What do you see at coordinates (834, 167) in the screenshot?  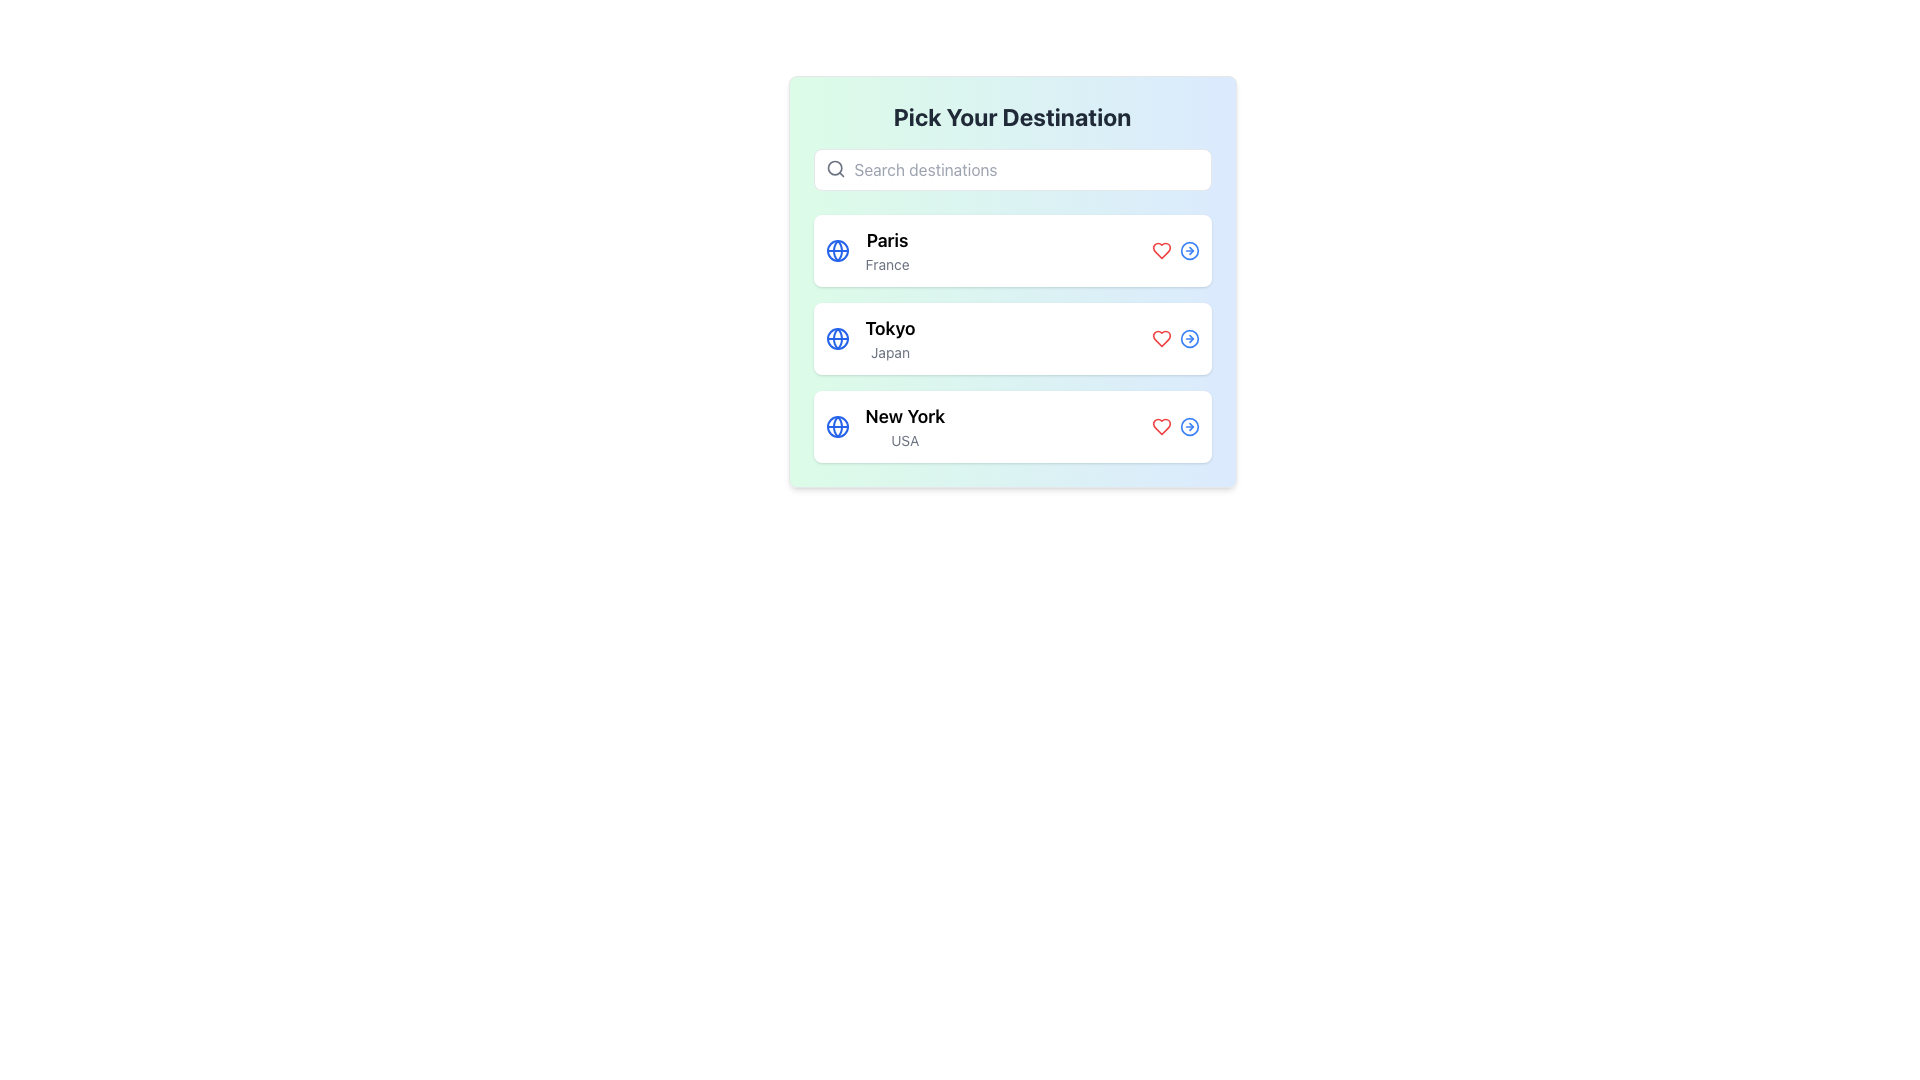 I see `the circular shape within the magnifying glass icon of the search bar located near the top of the widget` at bounding box center [834, 167].